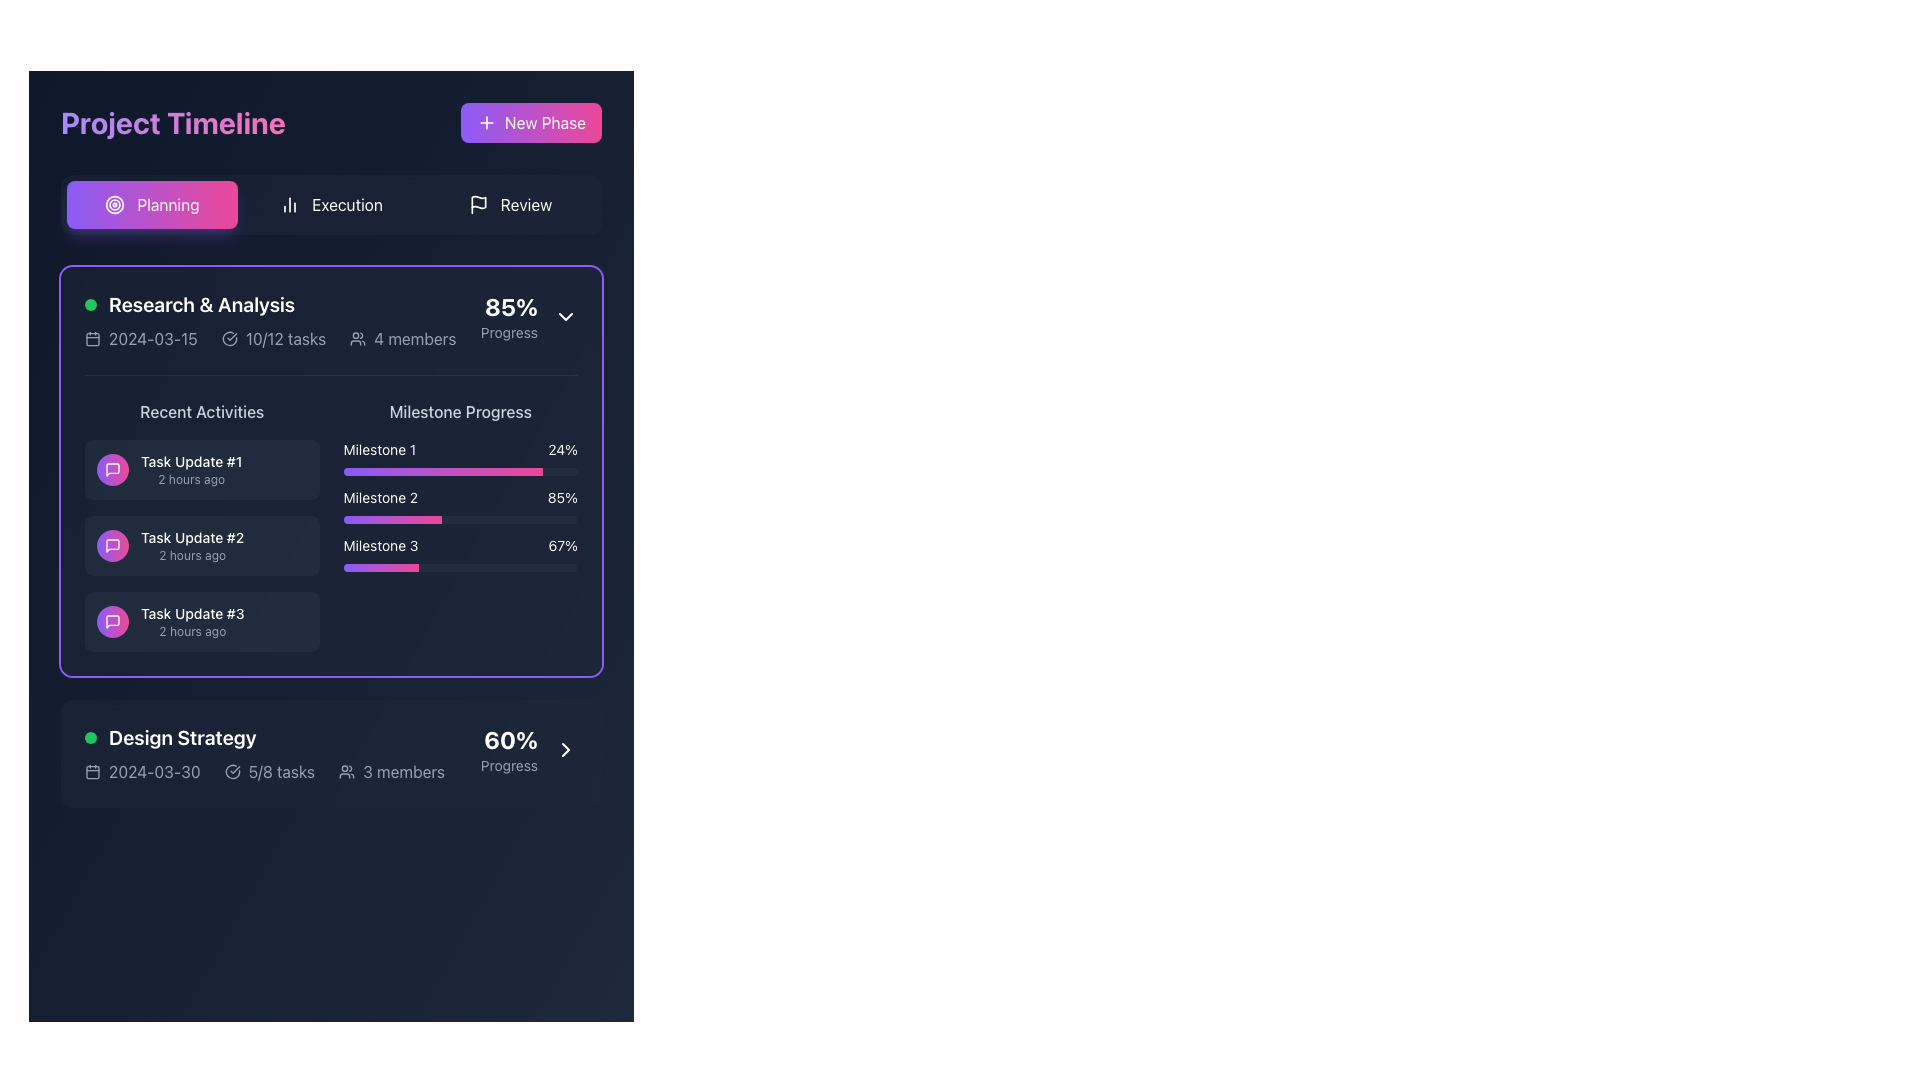  I want to click on the text with icon label that displays the number of members associated with a project, located in the 'Design Strategy' card group, so click(392, 770).